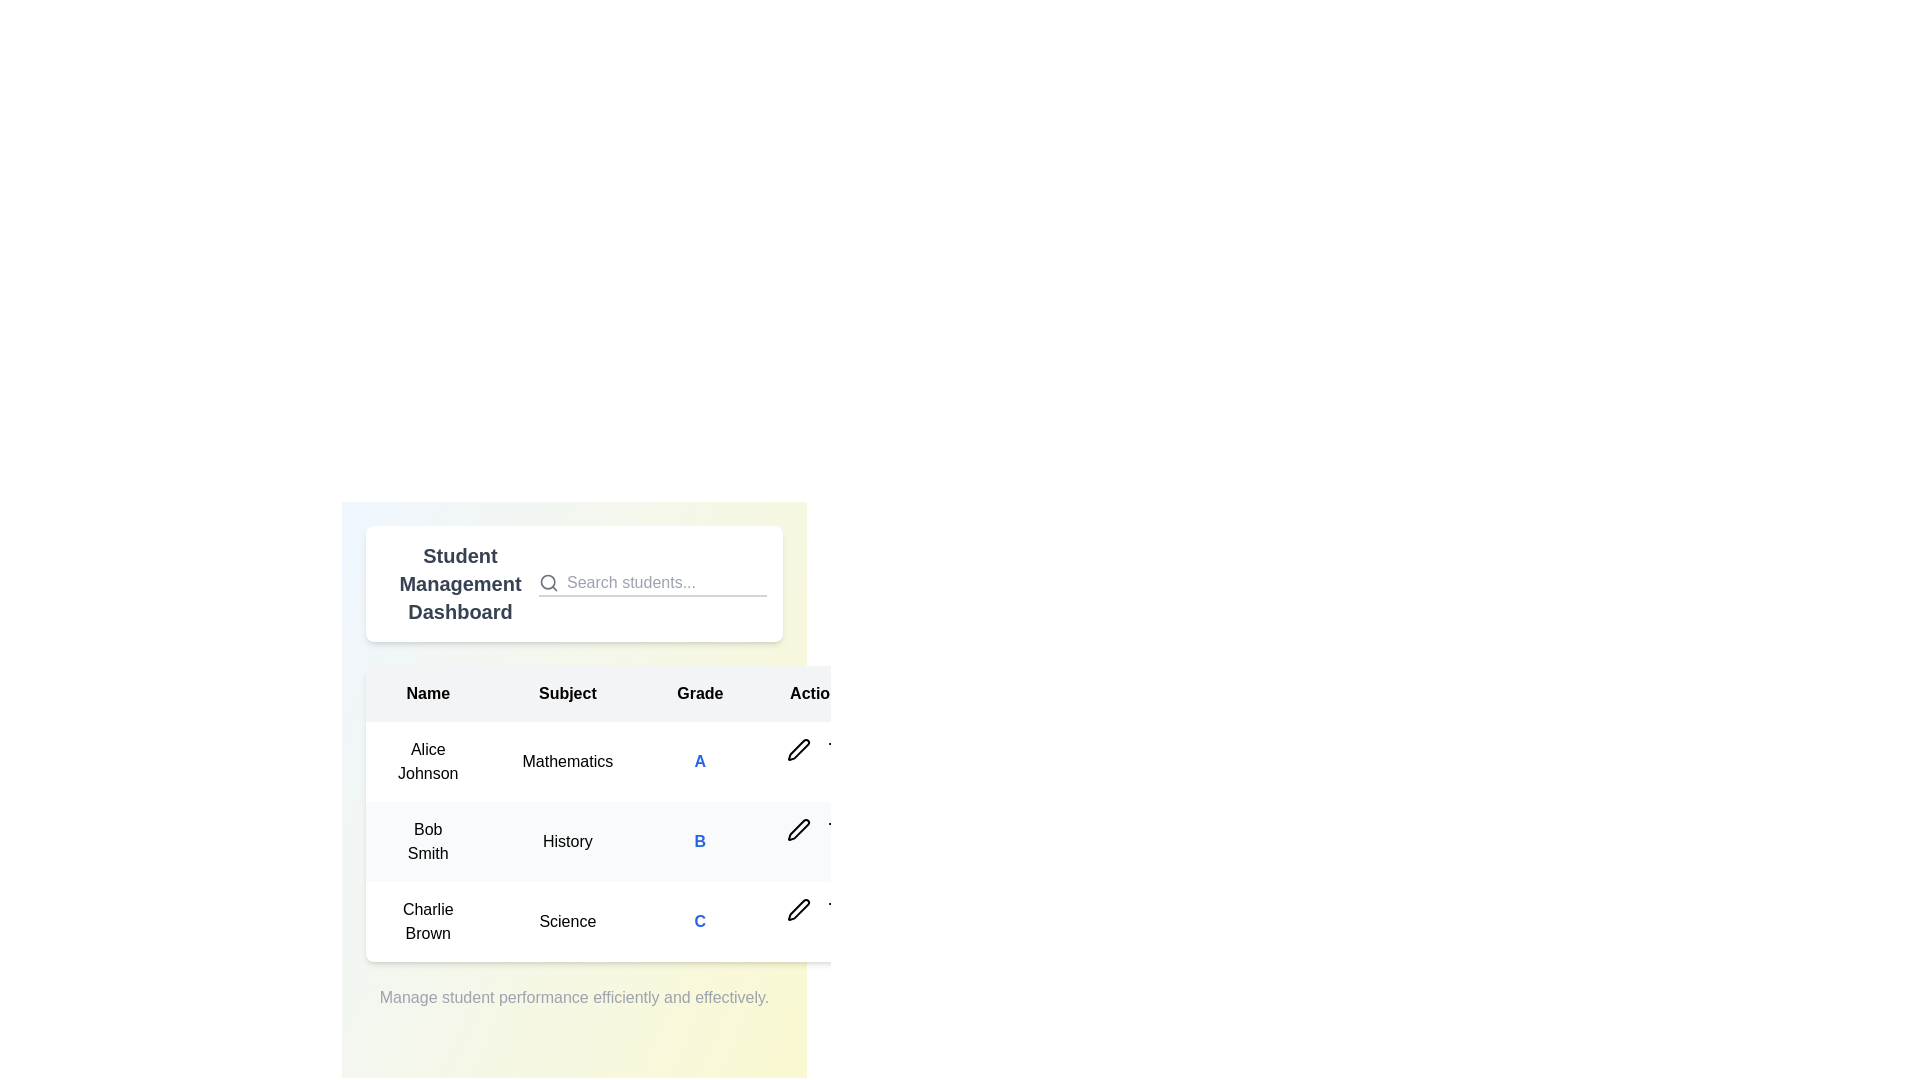  I want to click on the text input field labeled 'Search students...', so click(667, 582).